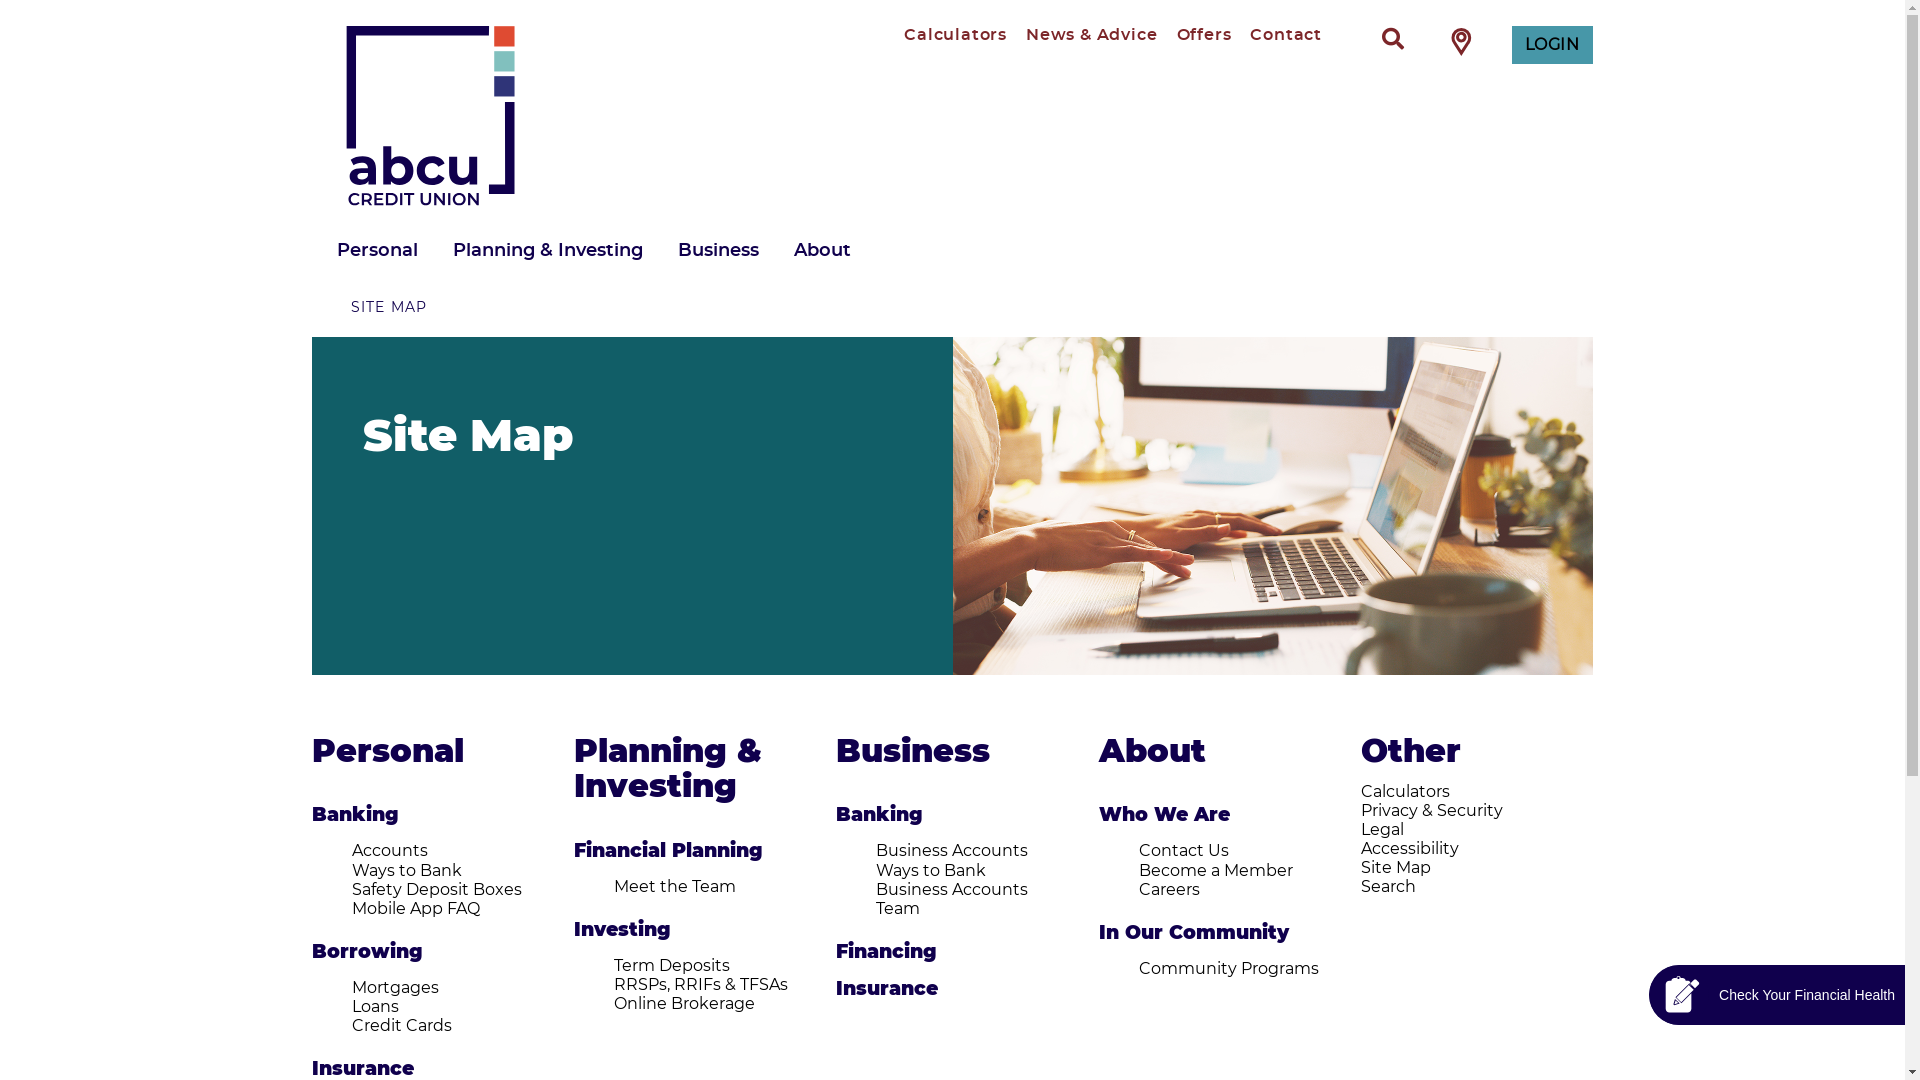 The width and height of the screenshot is (1920, 1080). Describe the element at coordinates (1461, 41) in the screenshot. I see `'Find Branch / ATM'` at that location.